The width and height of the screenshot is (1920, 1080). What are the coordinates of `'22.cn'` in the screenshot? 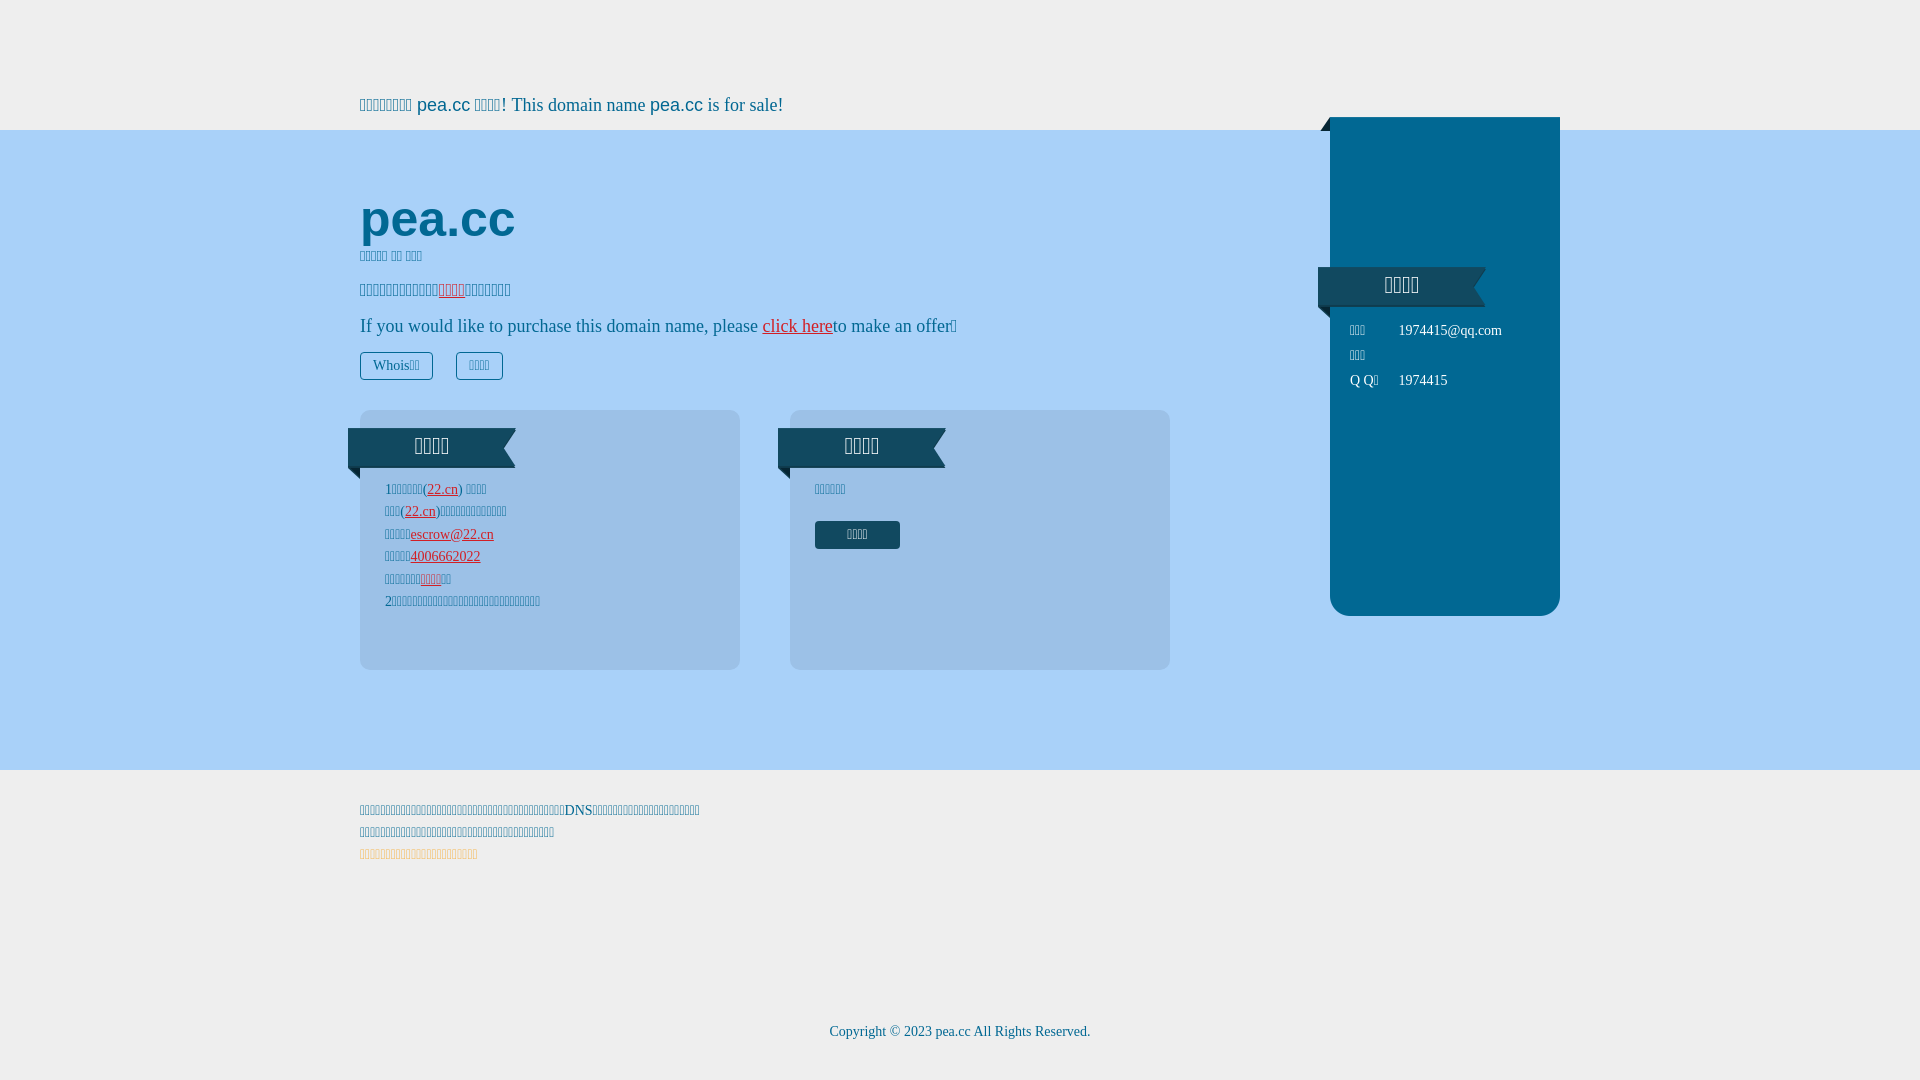 It's located at (426, 489).